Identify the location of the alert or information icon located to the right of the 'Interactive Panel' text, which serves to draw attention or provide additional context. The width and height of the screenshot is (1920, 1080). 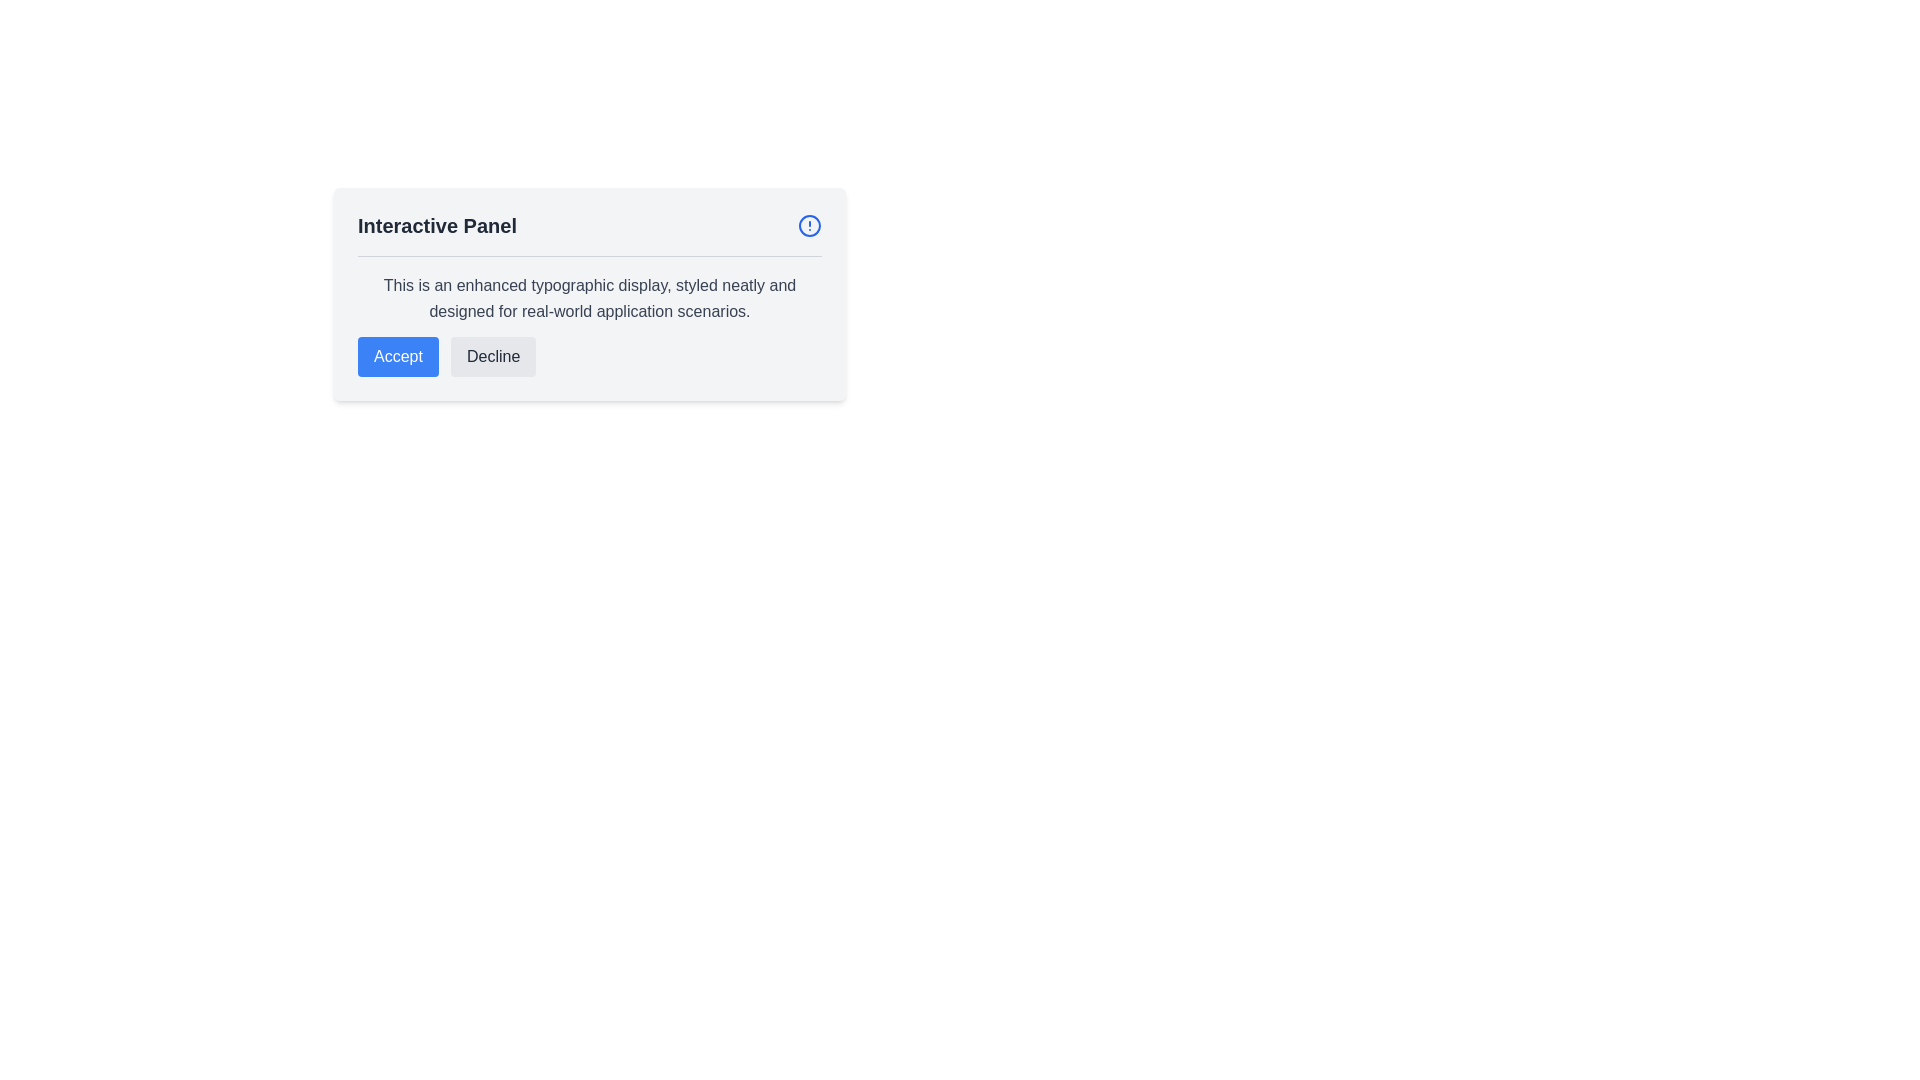
(810, 225).